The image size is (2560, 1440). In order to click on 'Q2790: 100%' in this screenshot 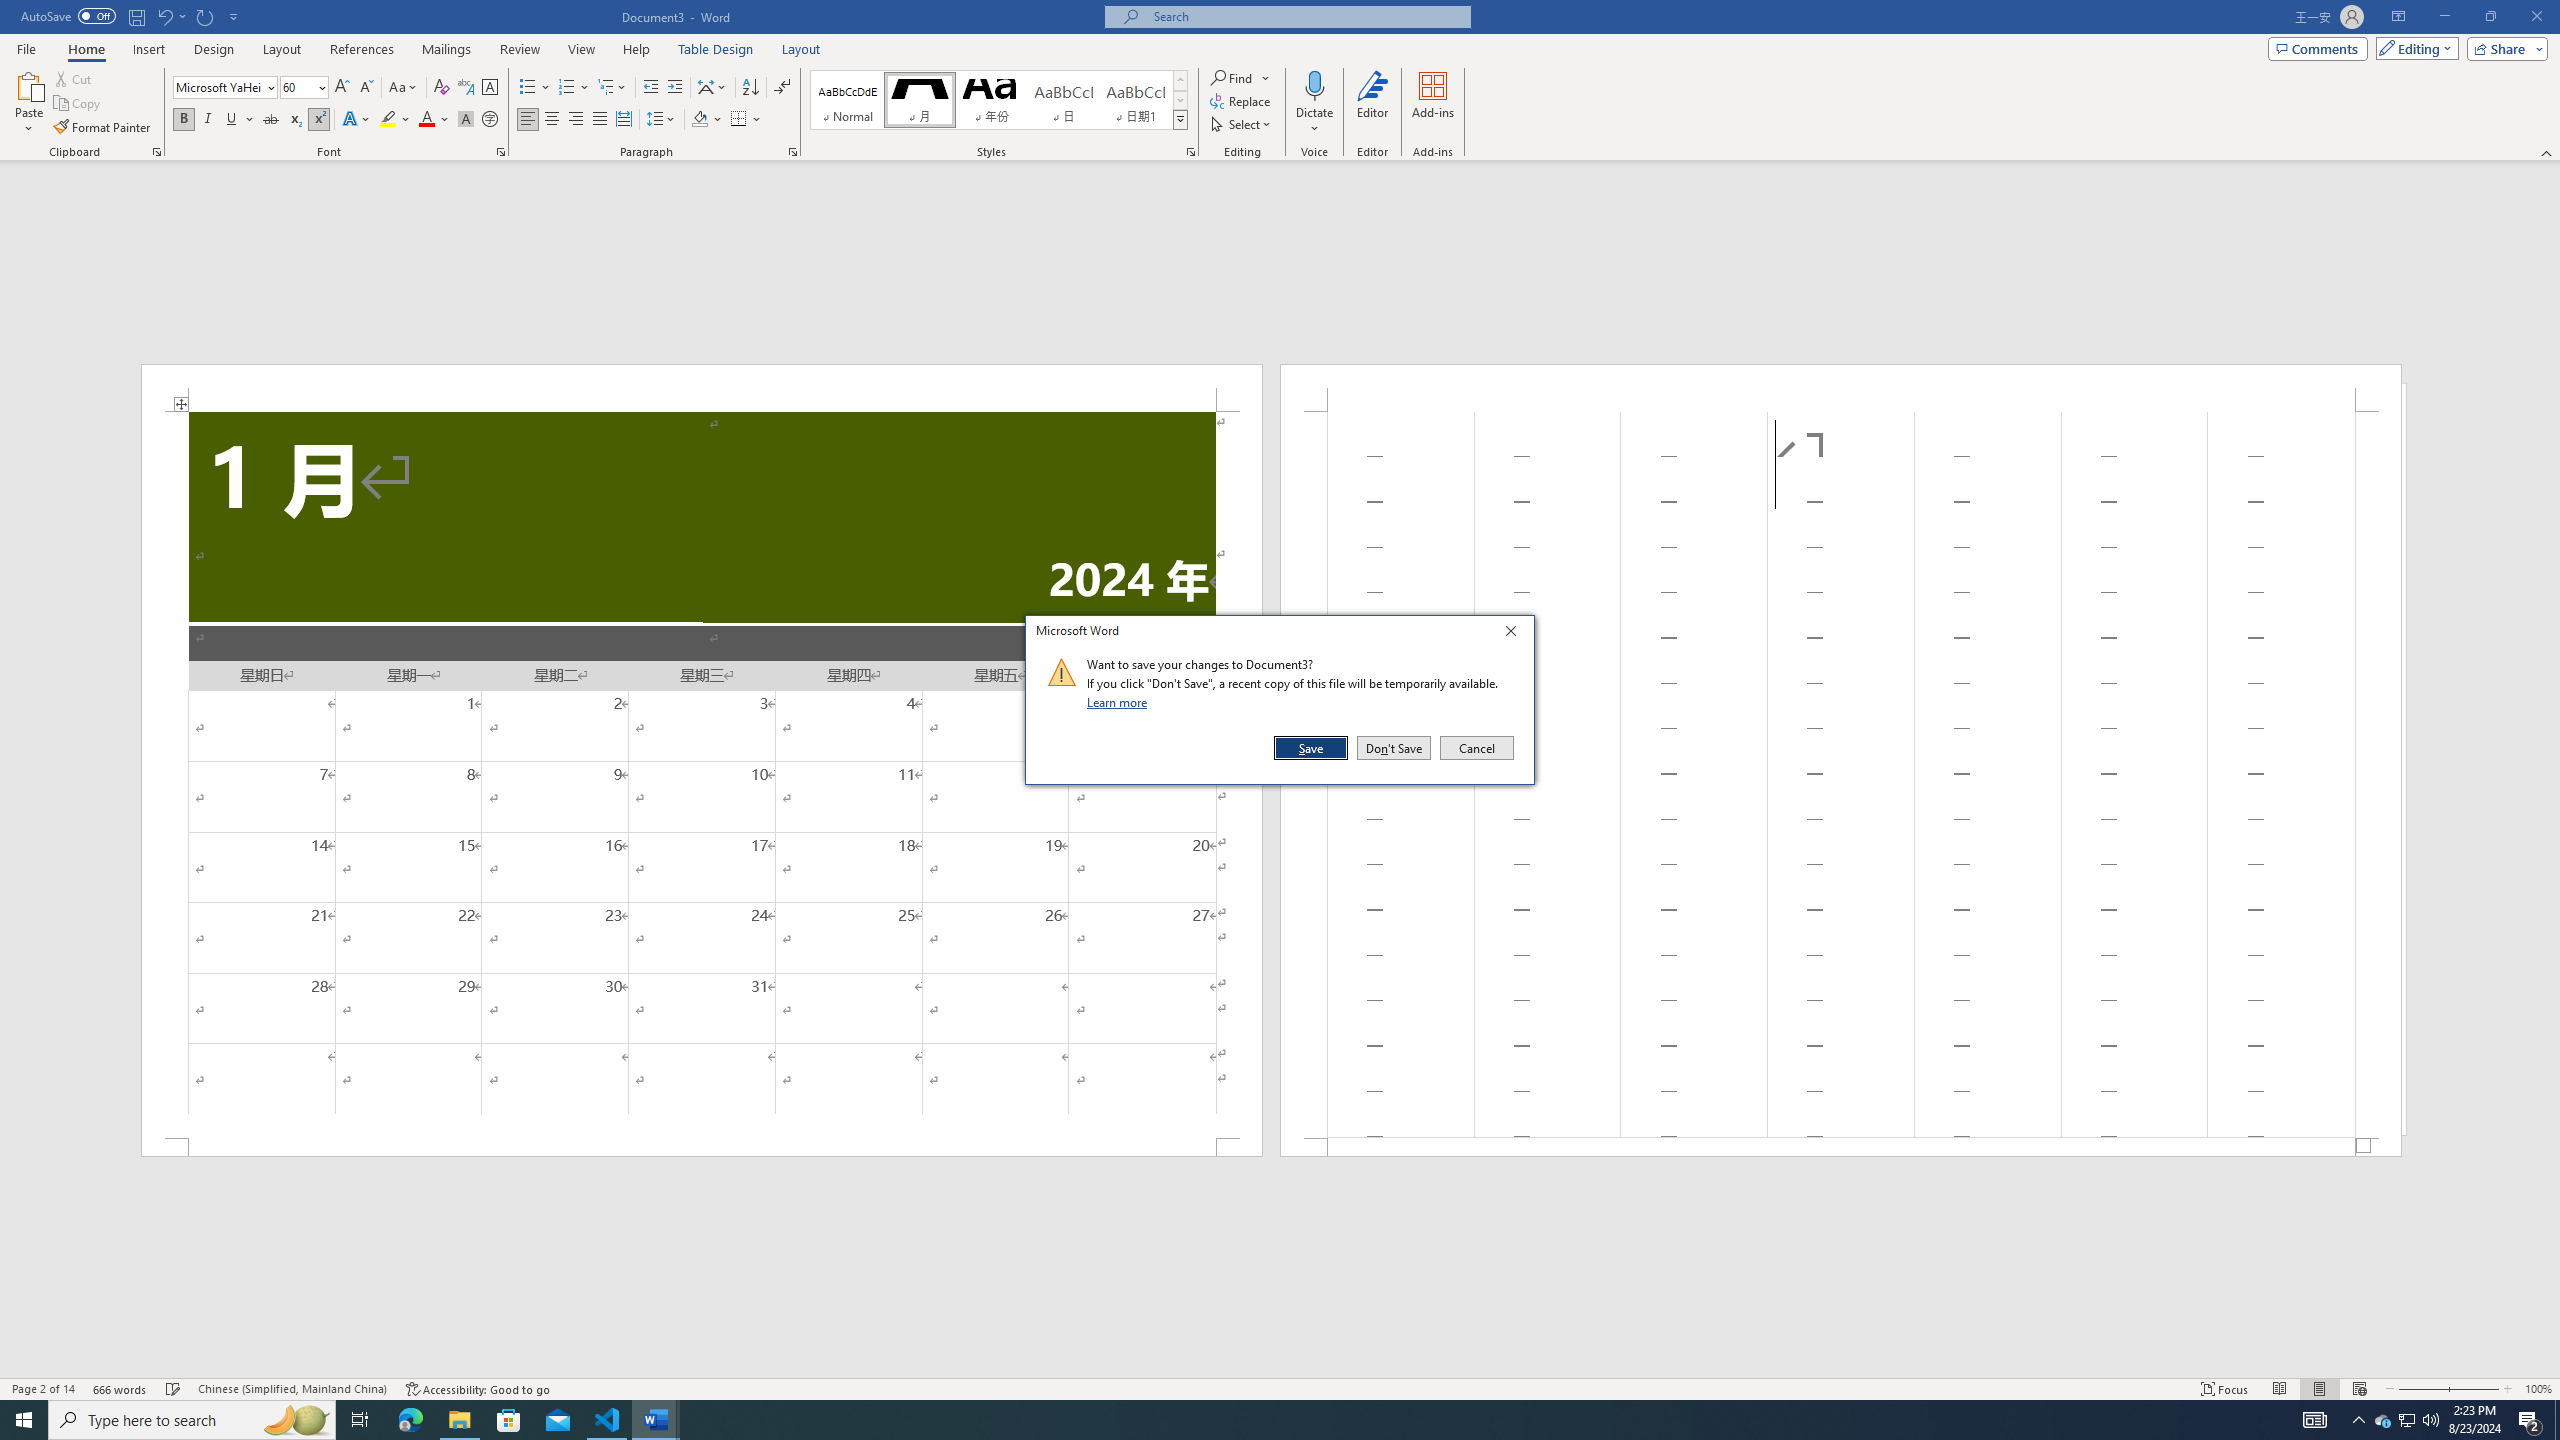, I will do `click(2429, 1418)`.